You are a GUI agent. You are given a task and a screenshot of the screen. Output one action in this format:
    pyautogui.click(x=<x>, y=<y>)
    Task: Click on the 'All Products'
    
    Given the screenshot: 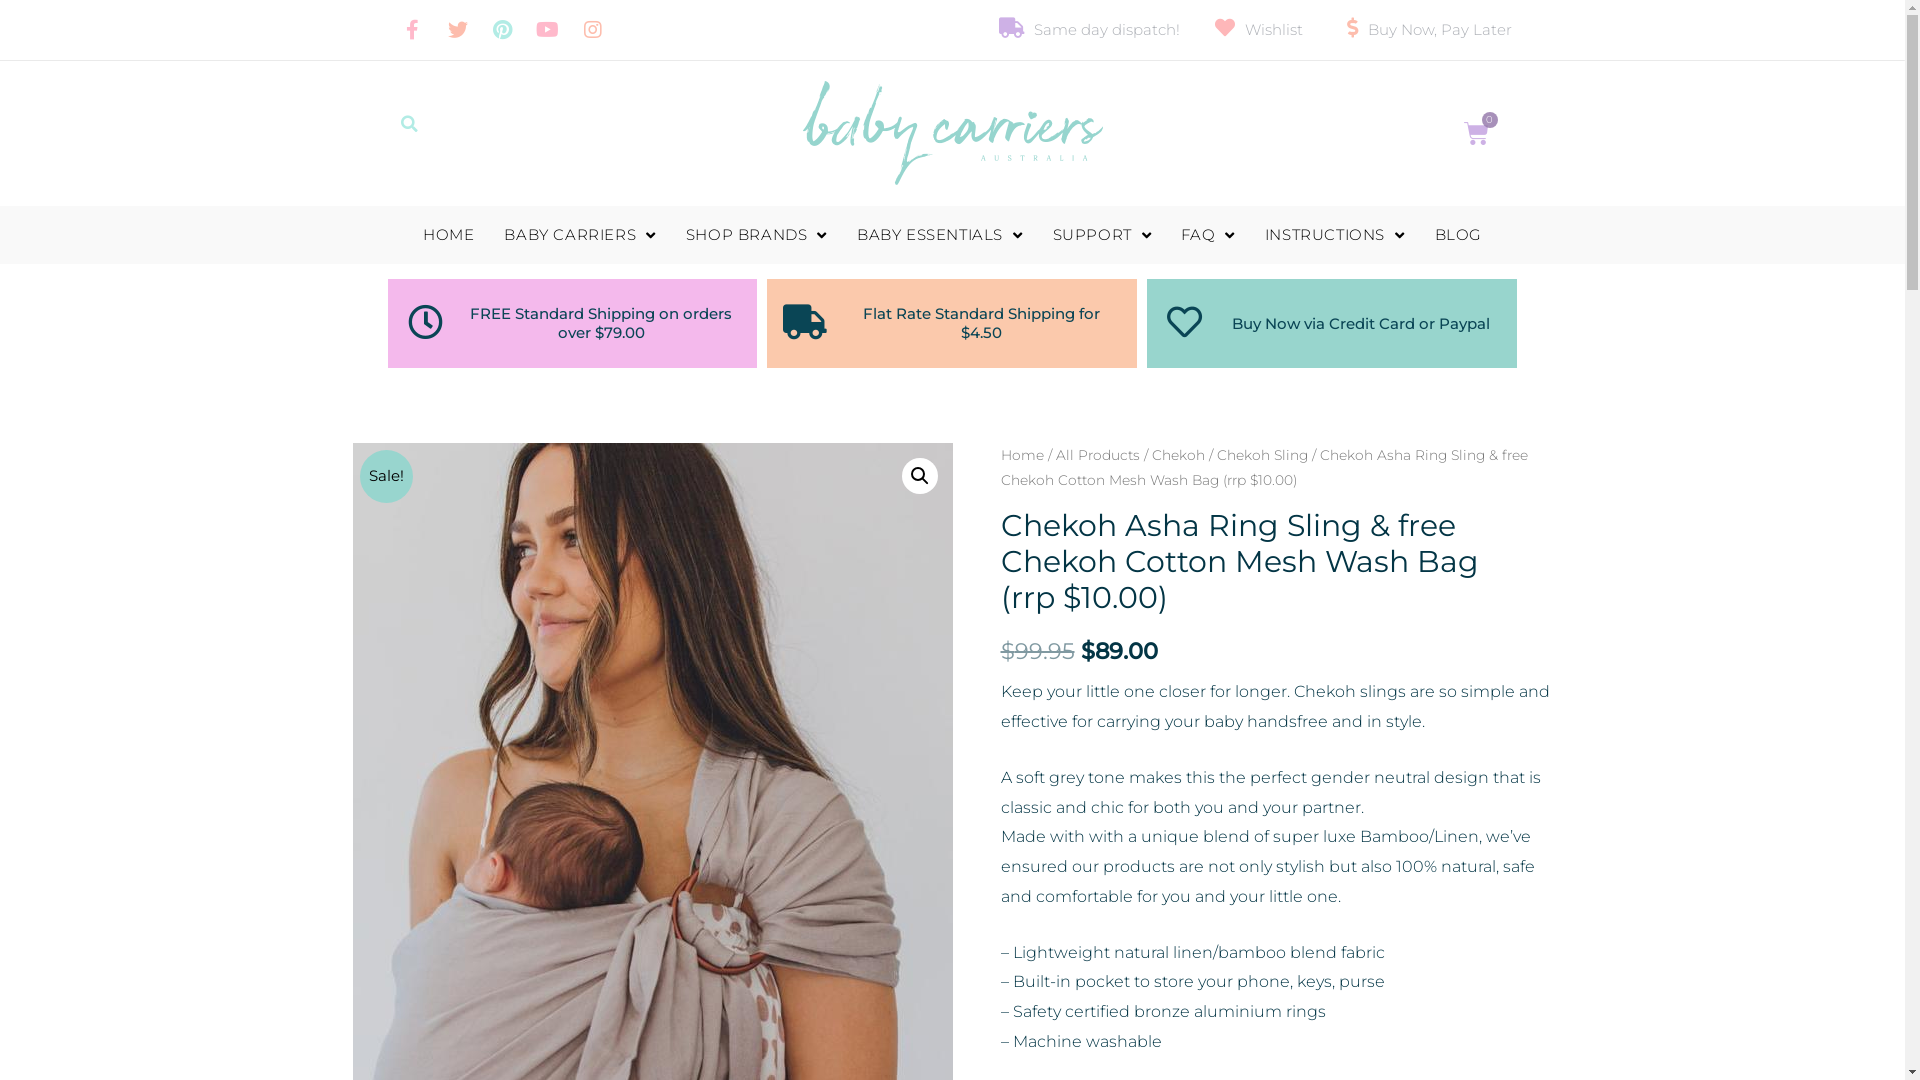 What is the action you would take?
    pyautogui.click(x=1097, y=455)
    